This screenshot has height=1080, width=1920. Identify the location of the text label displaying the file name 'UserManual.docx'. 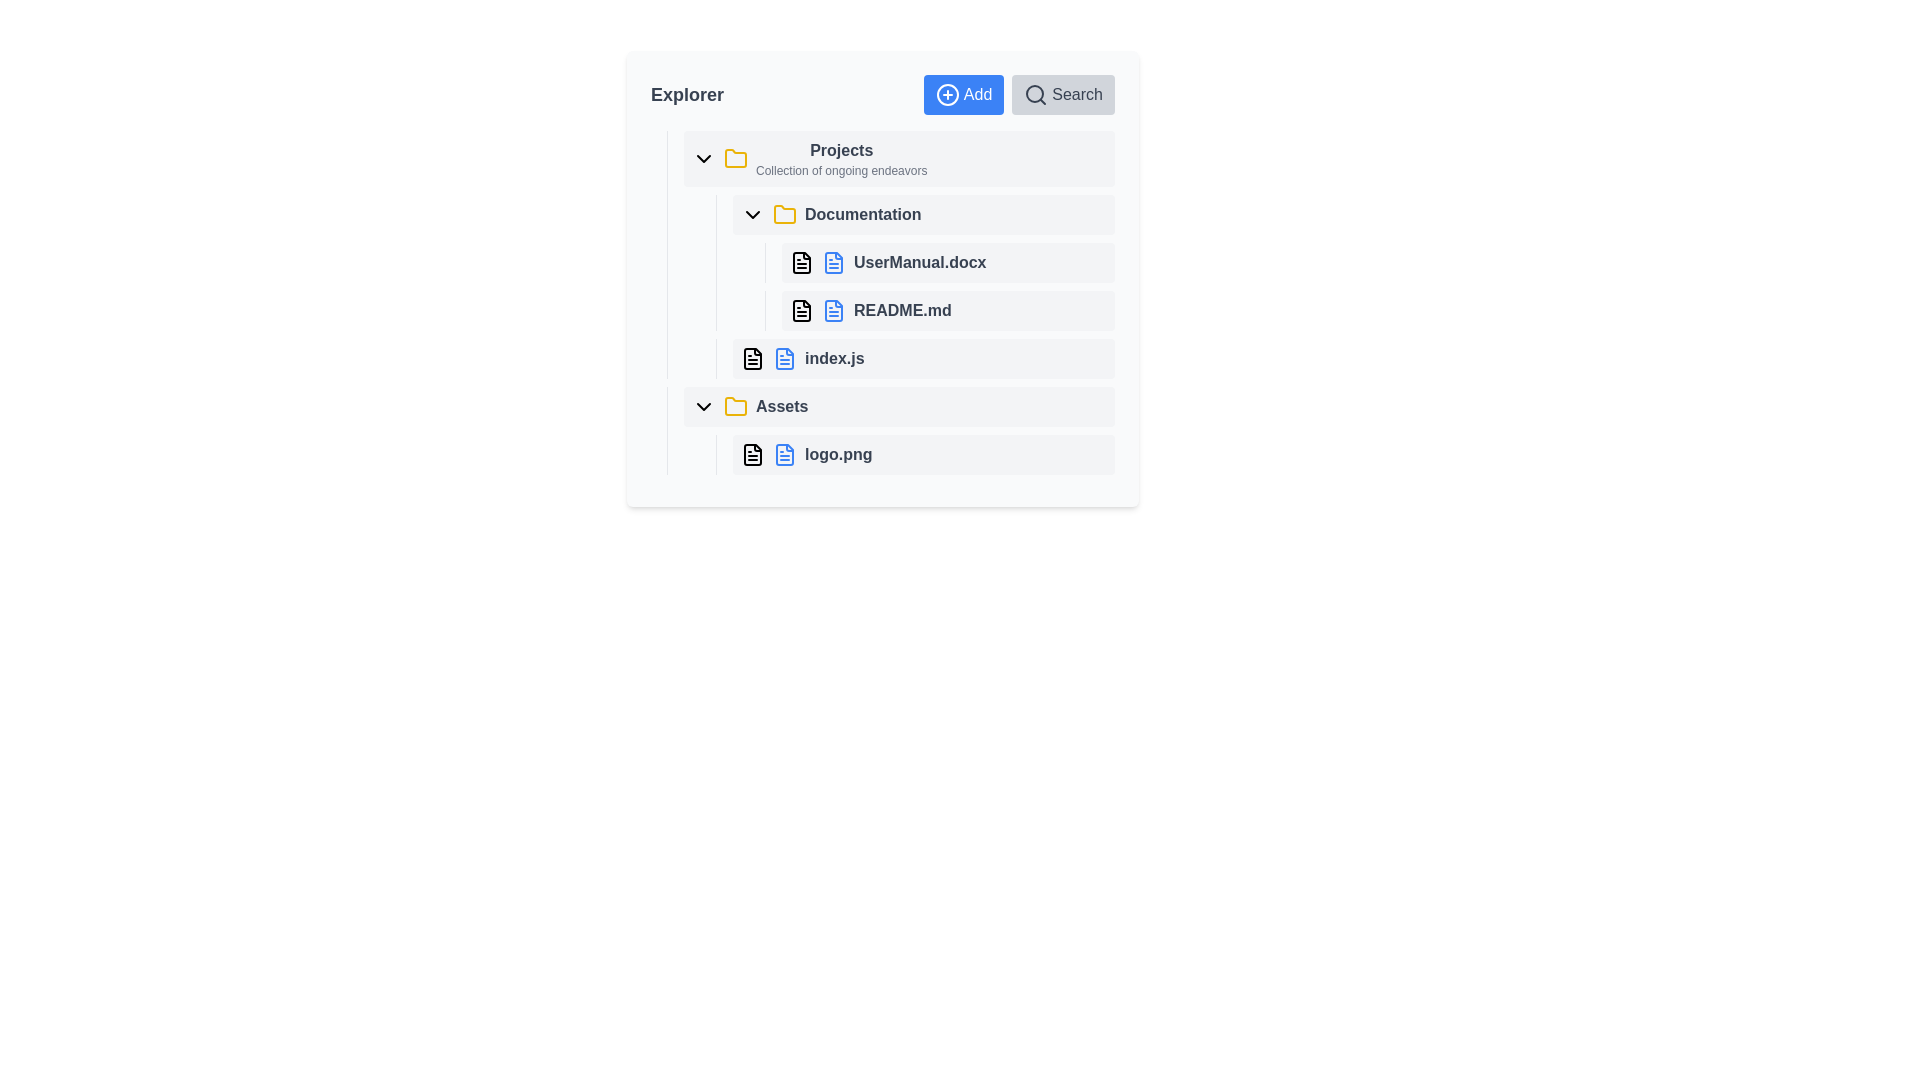
(919, 261).